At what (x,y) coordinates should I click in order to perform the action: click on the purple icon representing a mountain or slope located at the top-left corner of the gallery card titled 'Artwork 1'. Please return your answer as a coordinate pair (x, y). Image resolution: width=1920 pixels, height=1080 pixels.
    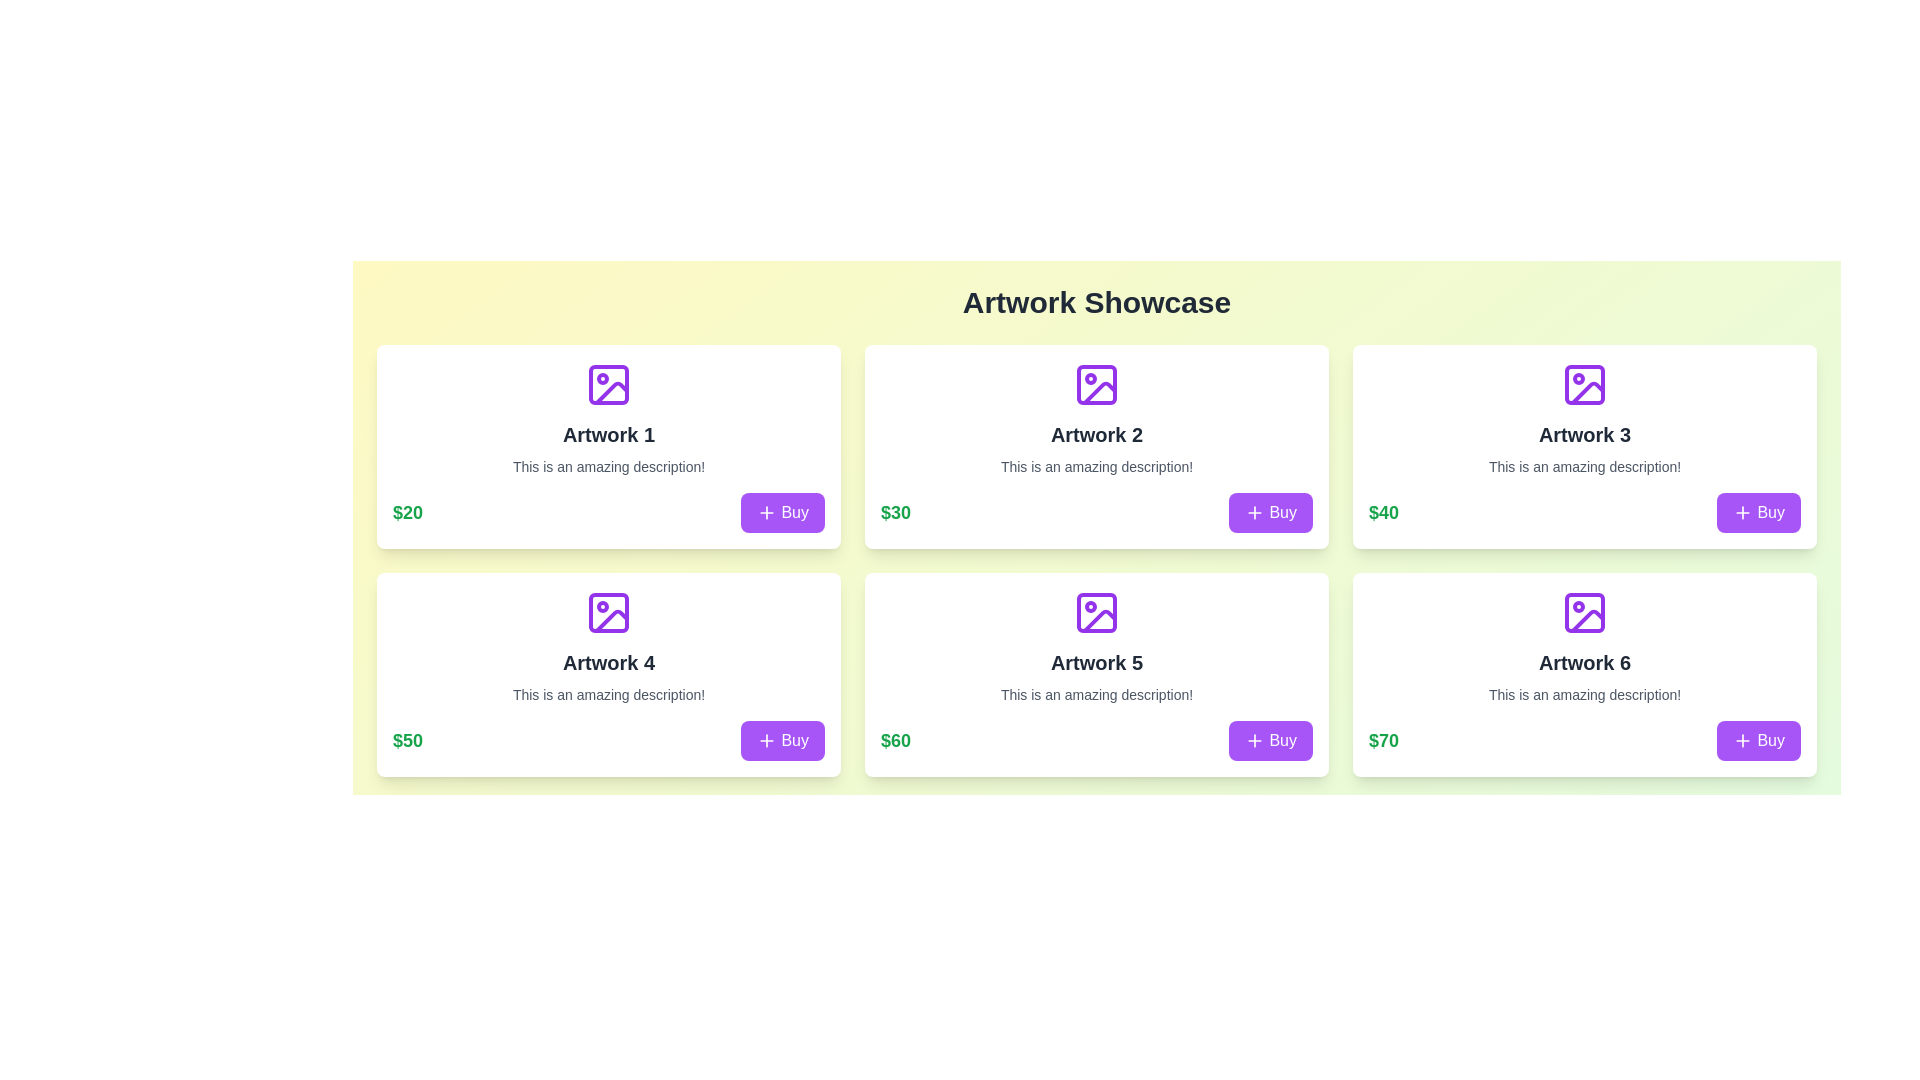
    Looking at the image, I should click on (608, 385).